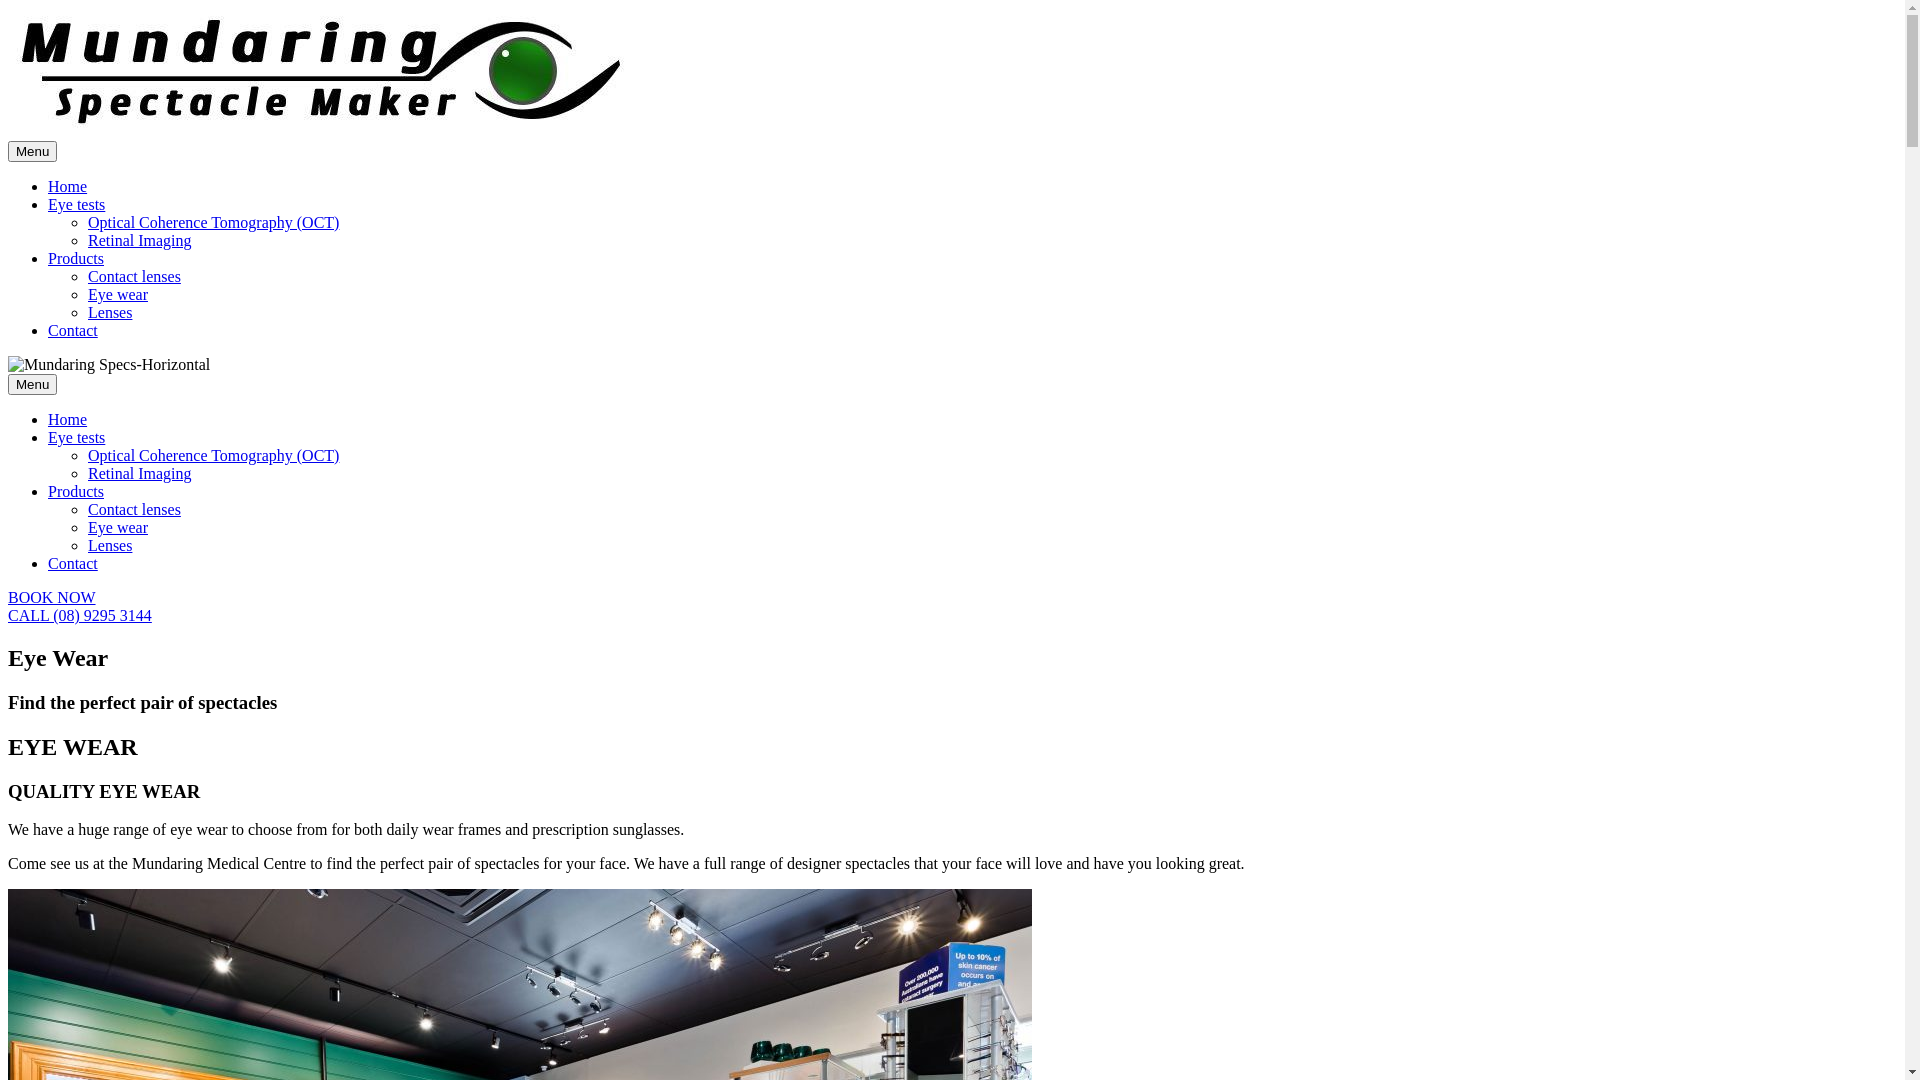 The image size is (1920, 1080). Describe the element at coordinates (52, 596) in the screenshot. I see `'BOOK NOW'` at that location.